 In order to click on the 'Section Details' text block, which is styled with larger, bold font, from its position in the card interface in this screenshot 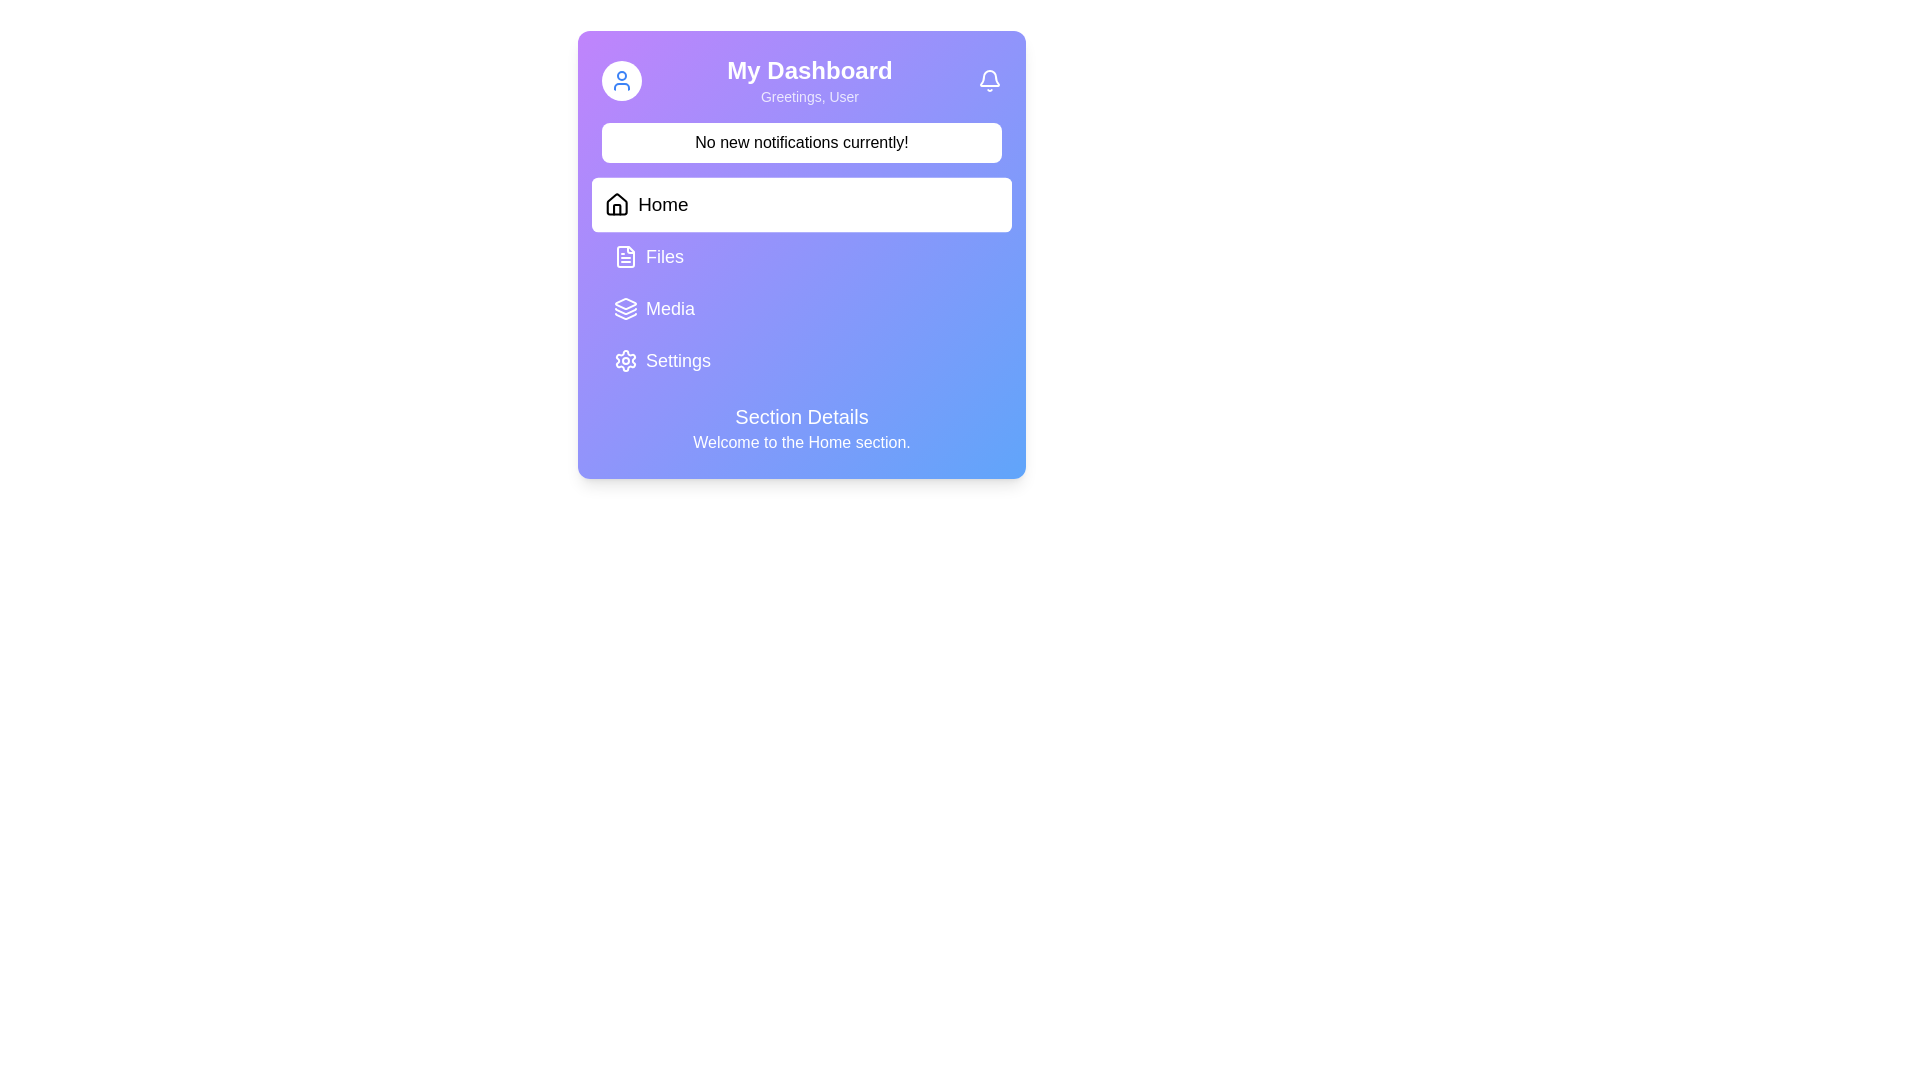, I will do `click(801, 427)`.